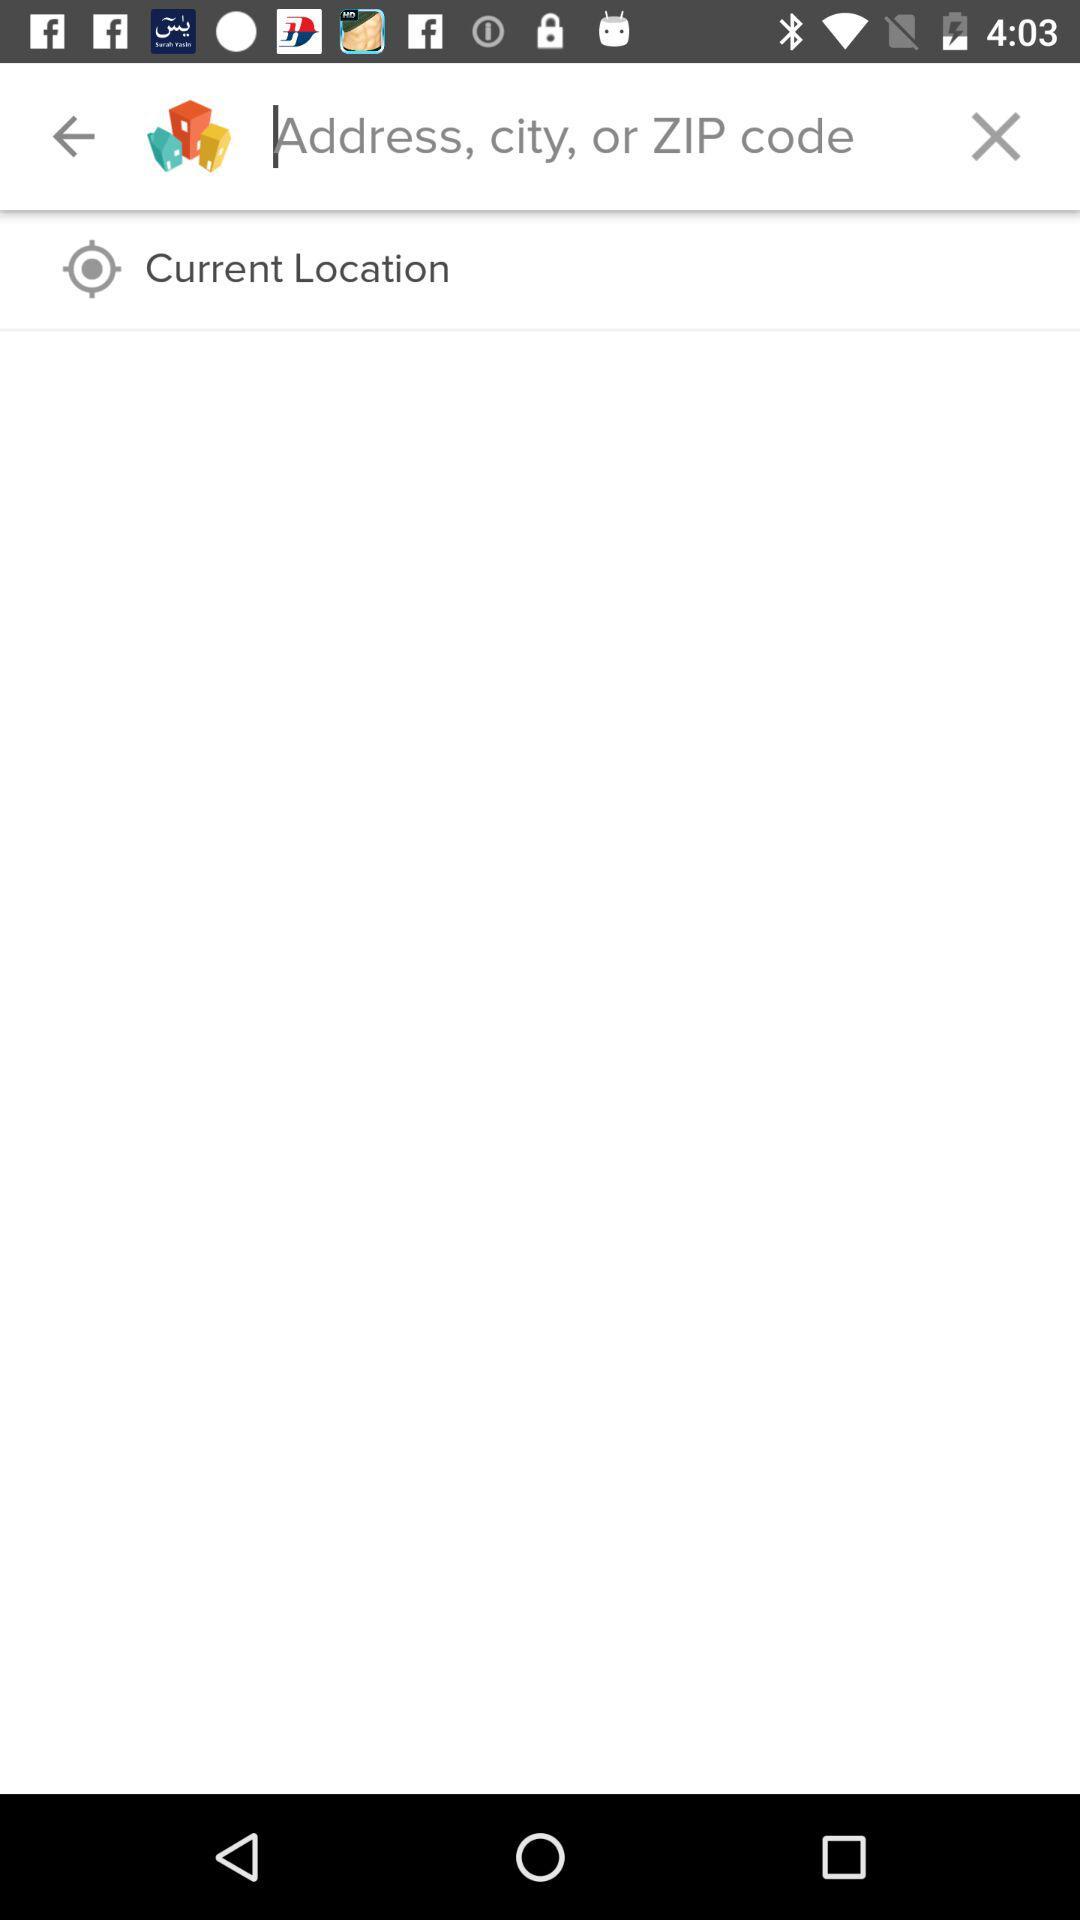 The width and height of the screenshot is (1080, 1920). Describe the element at coordinates (591, 135) in the screenshot. I see `search box for city/zip code` at that location.